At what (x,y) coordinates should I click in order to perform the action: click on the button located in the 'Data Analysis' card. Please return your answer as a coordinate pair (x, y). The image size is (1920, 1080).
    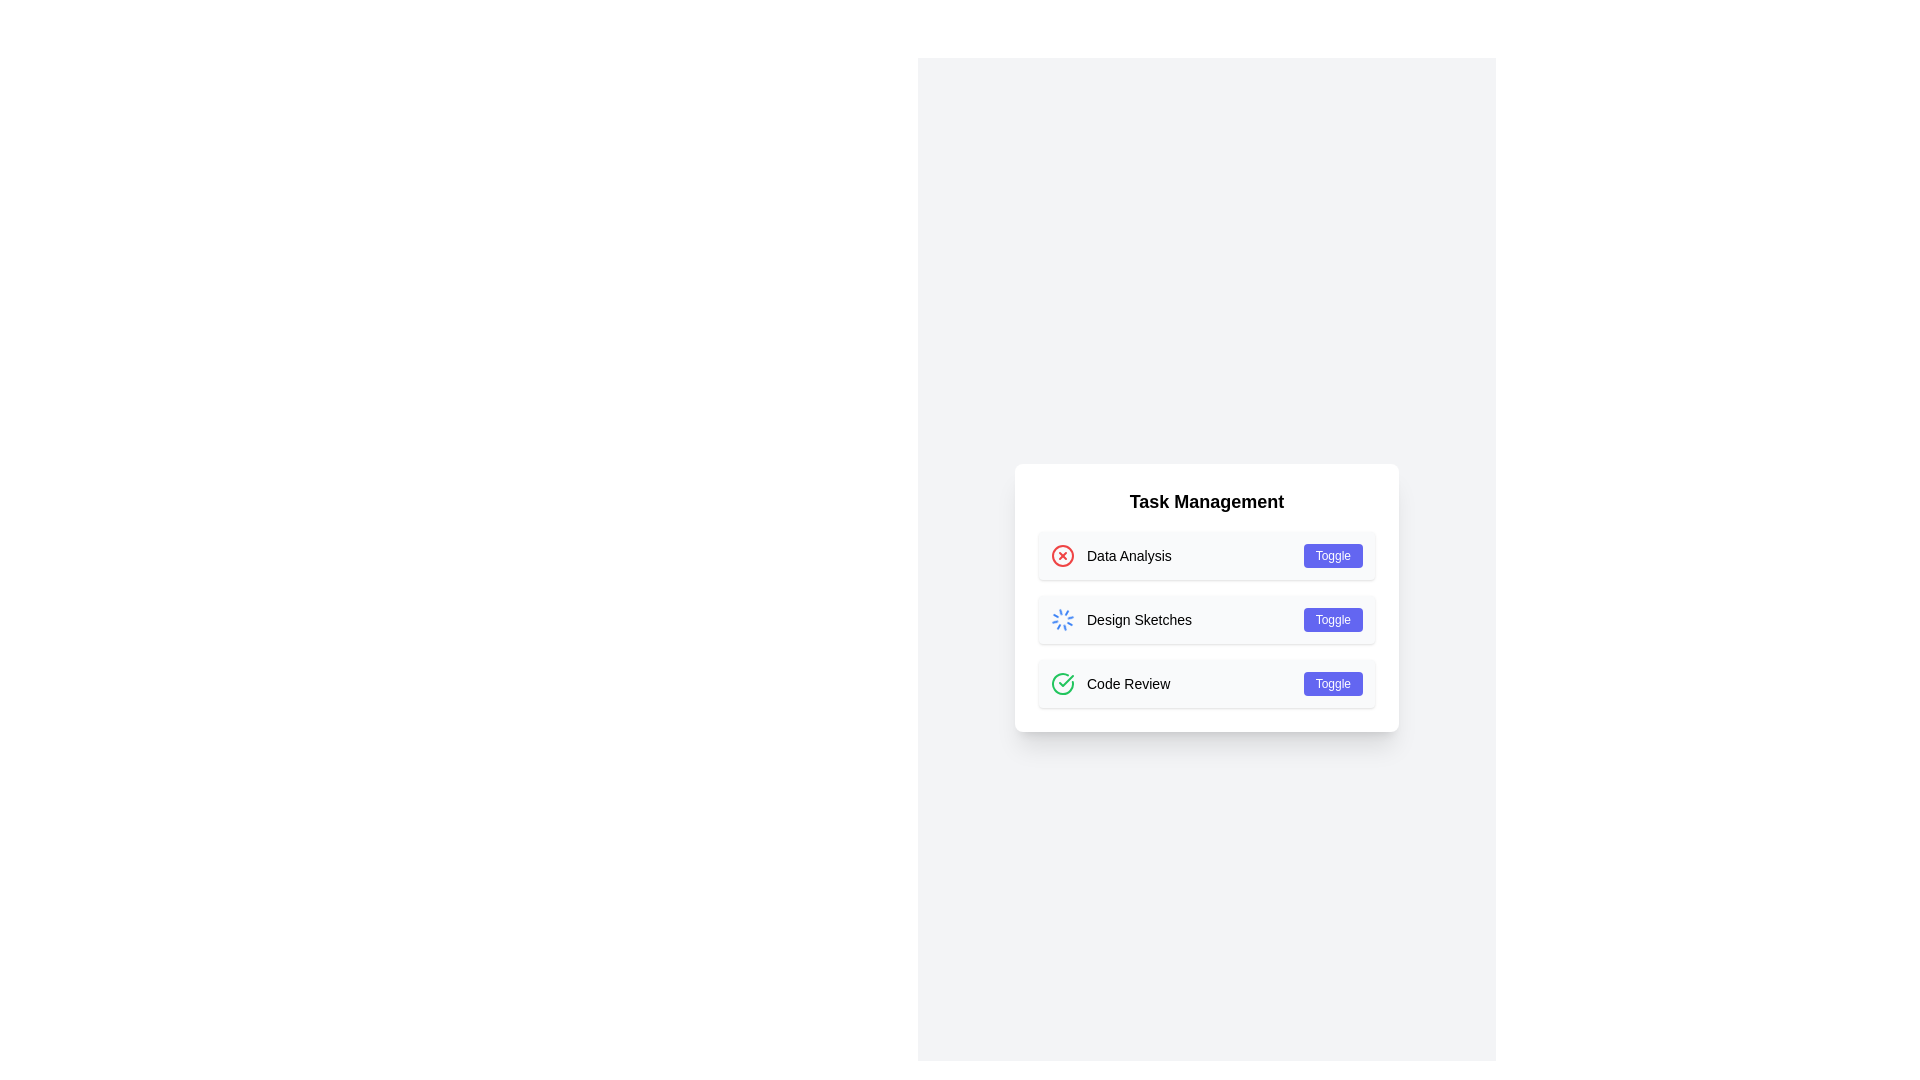
    Looking at the image, I should click on (1333, 555).